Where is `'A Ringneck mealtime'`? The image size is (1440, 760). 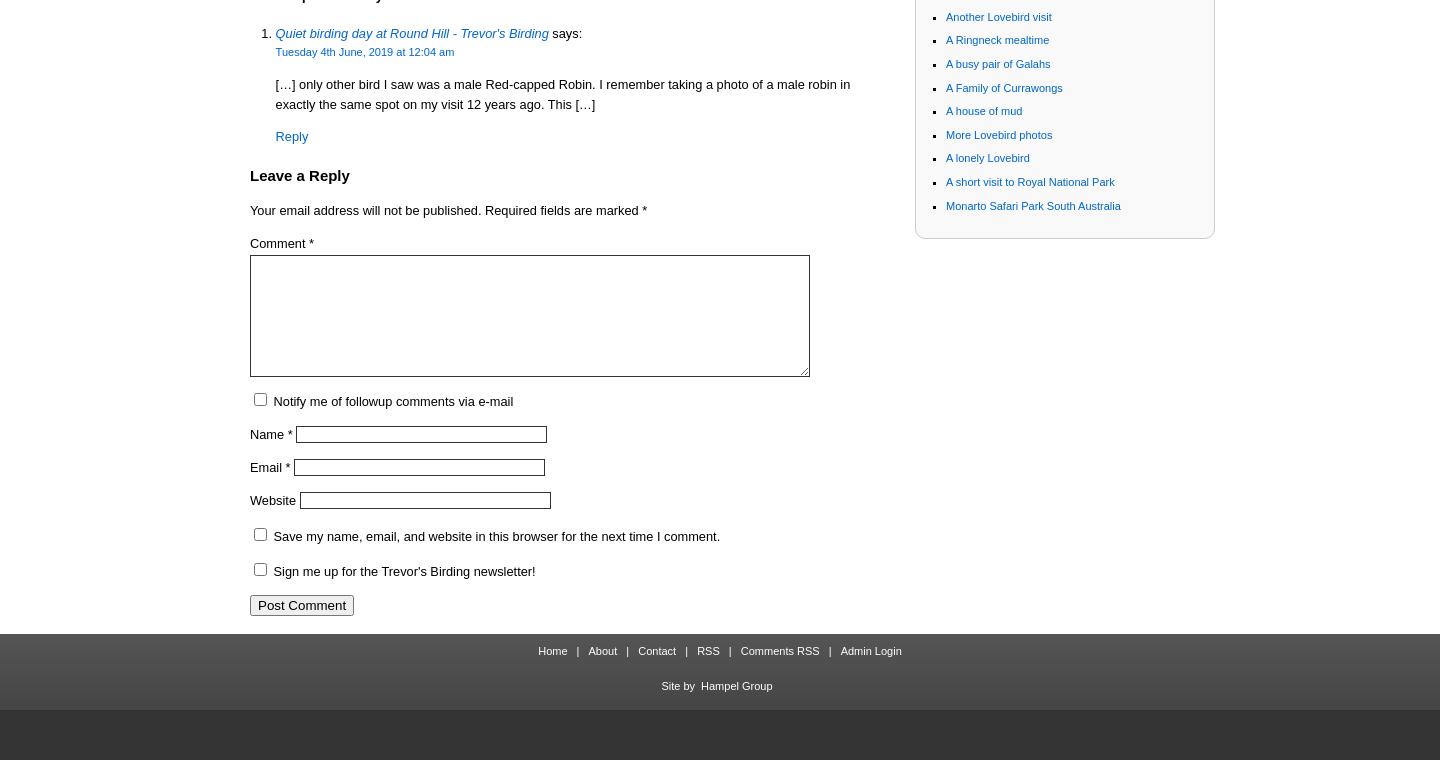
'A Ringneck mealtime' is located at coordinates (996, 38).